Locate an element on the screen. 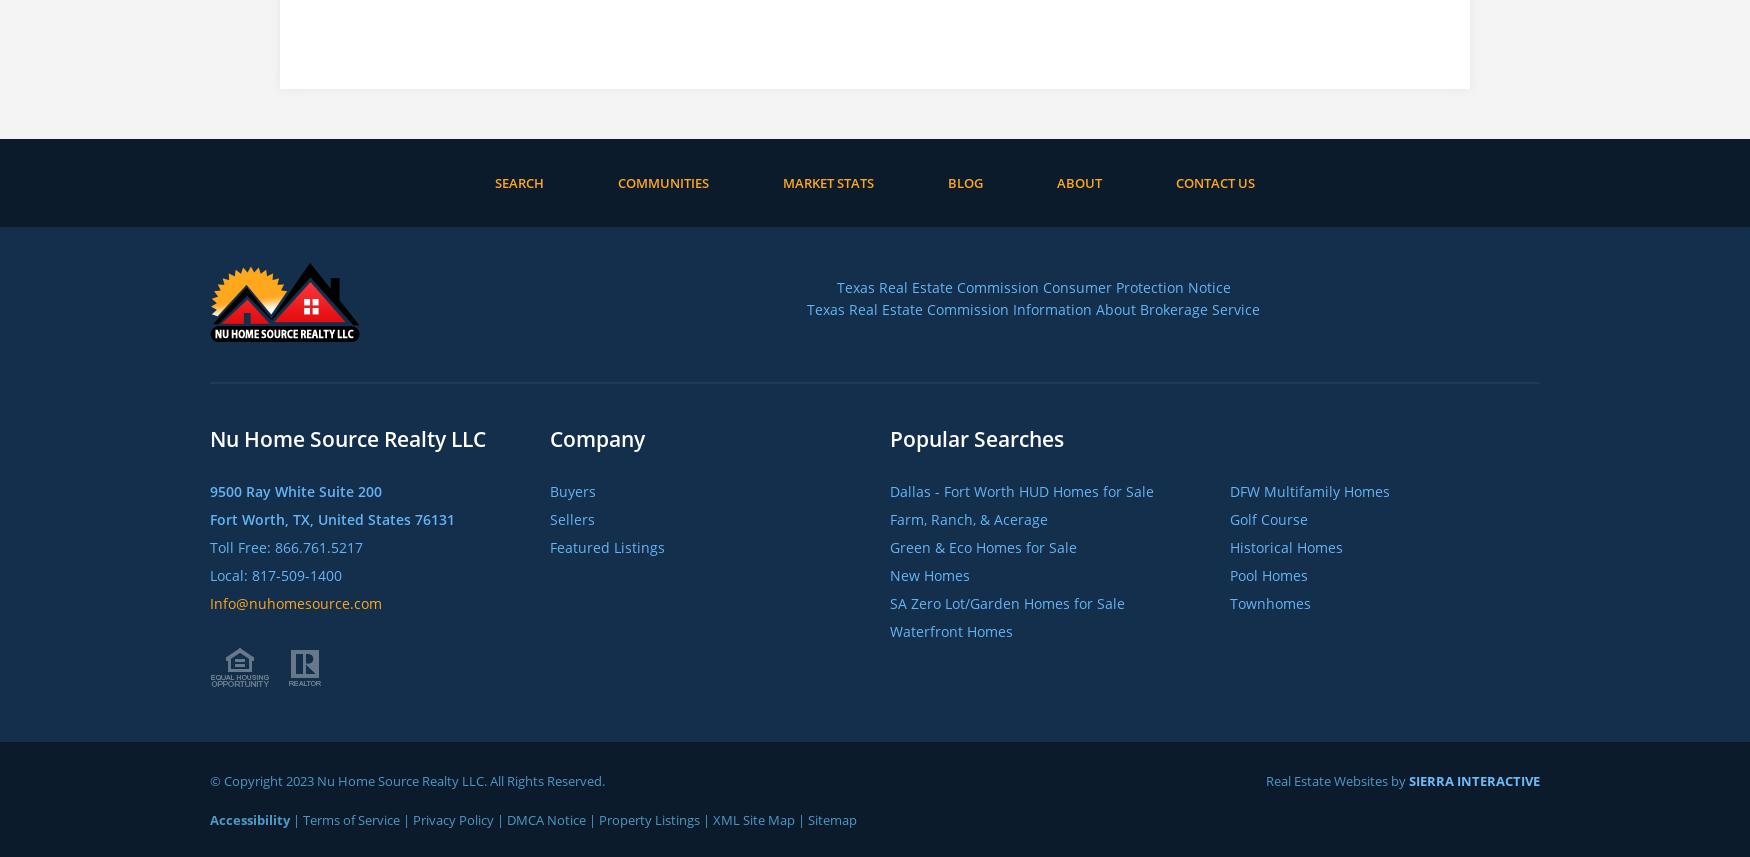  'Blog' is located at coordinates (965, 182).